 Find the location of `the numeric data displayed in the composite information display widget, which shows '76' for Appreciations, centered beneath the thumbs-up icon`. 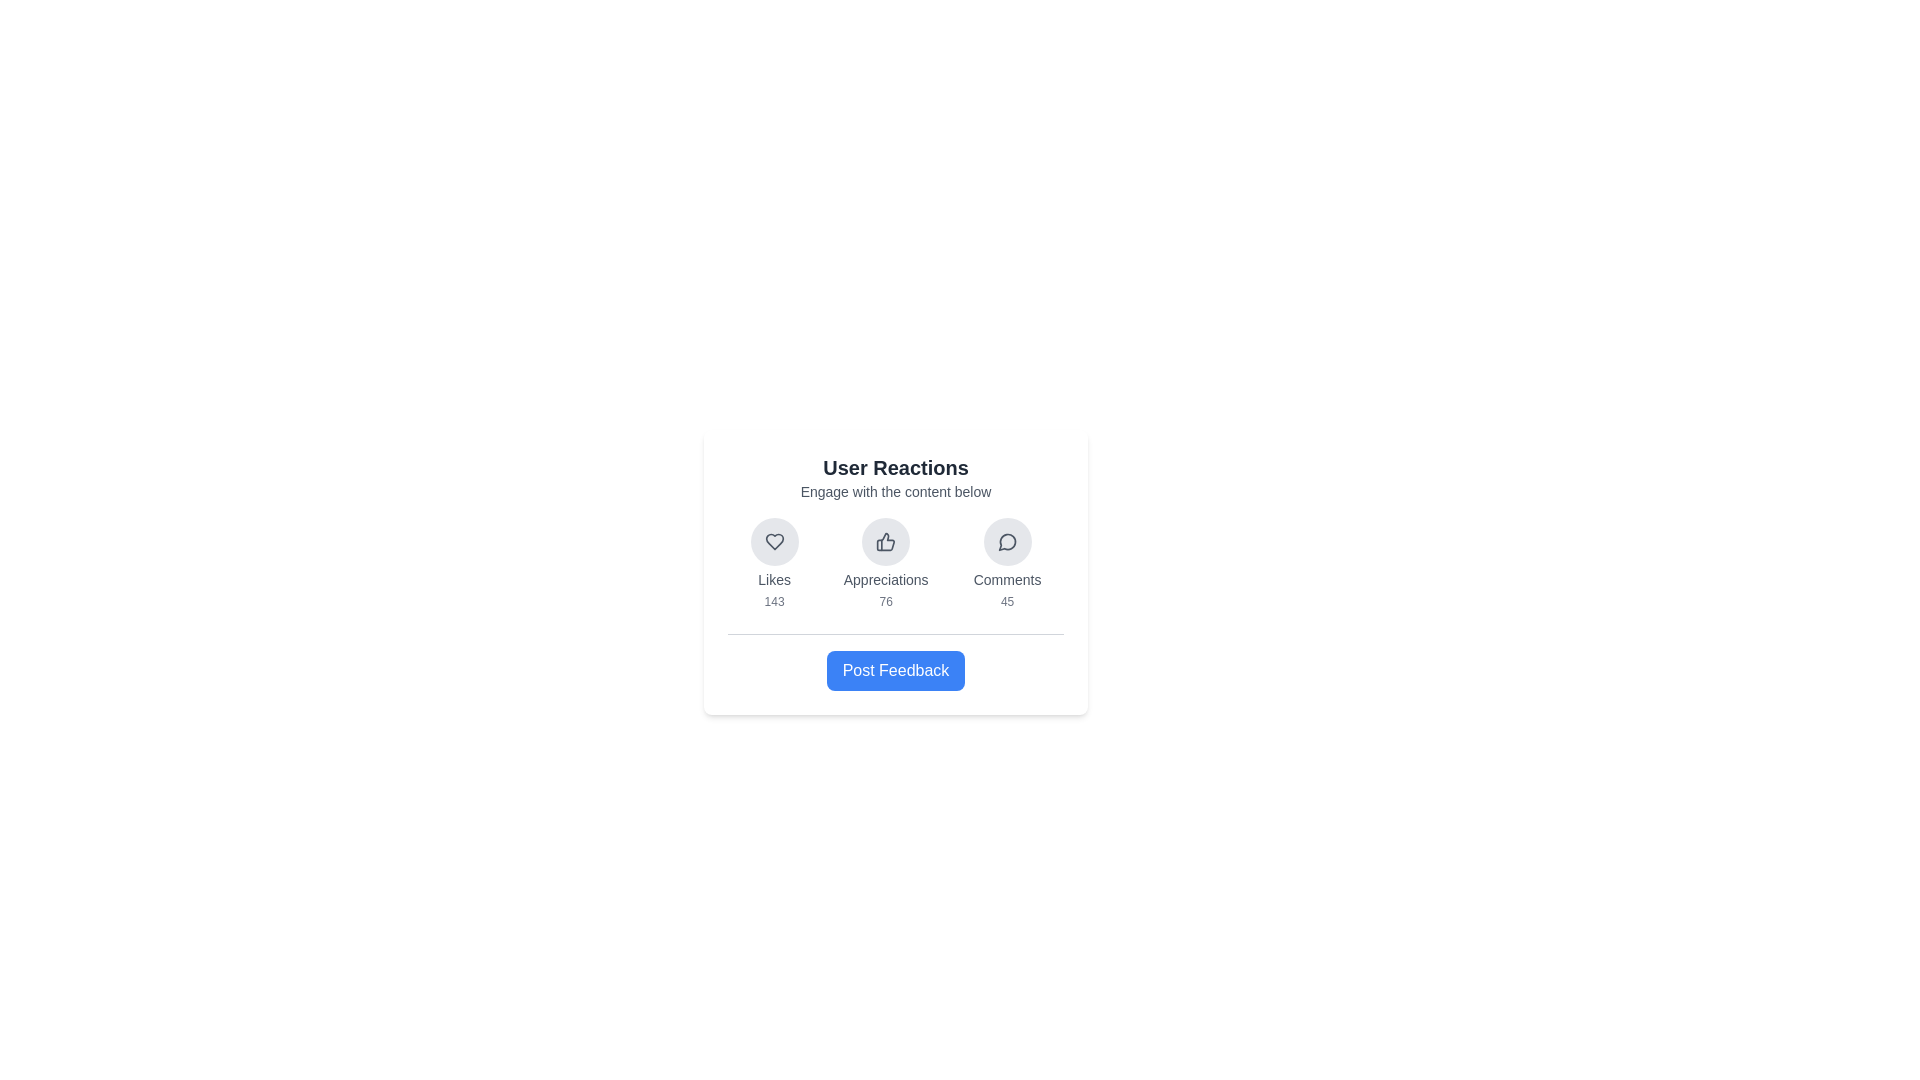

the numeric data displayed in the composite information display widget, which shows '76' for Appreciations, centered beneath the thumbs-up icon is located at coordinates (885, 563).